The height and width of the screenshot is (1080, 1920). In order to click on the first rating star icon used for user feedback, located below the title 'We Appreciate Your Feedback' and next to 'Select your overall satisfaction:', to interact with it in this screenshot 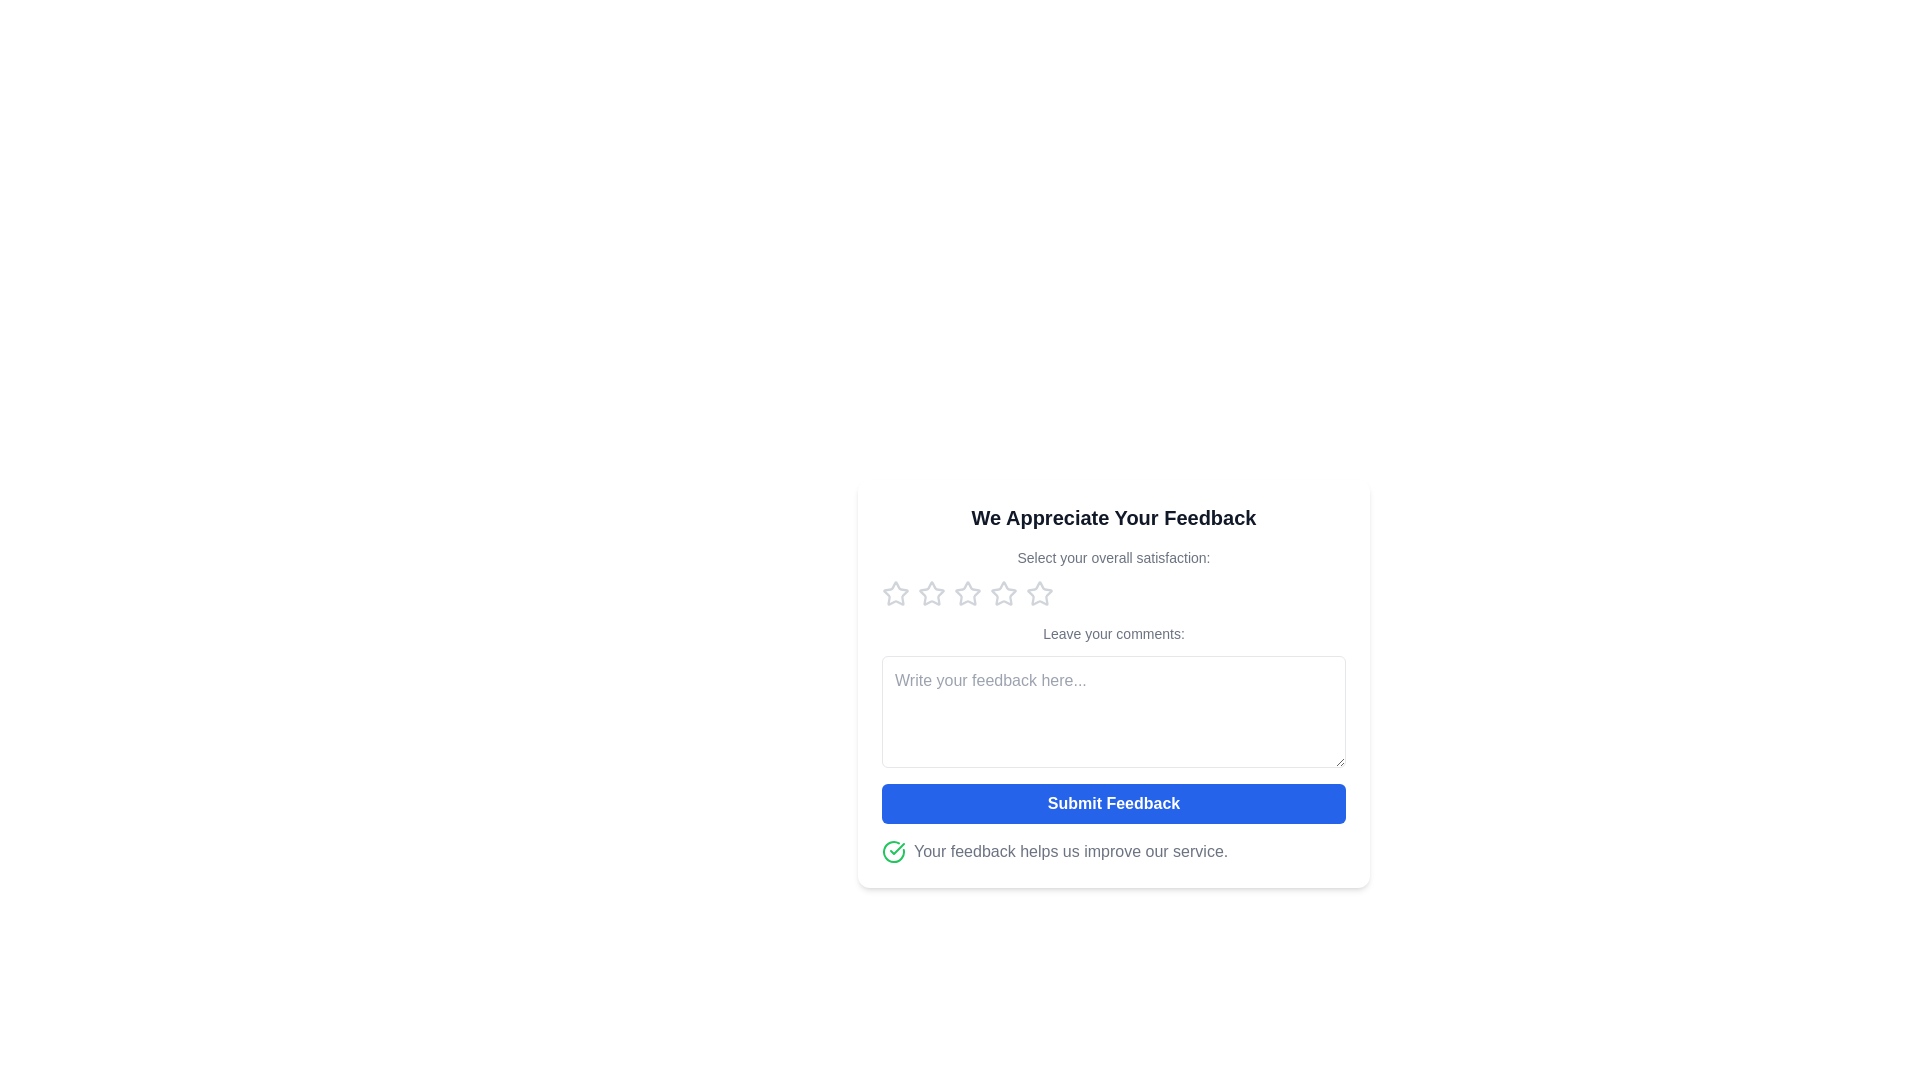, I will do `click(895, 593)`.